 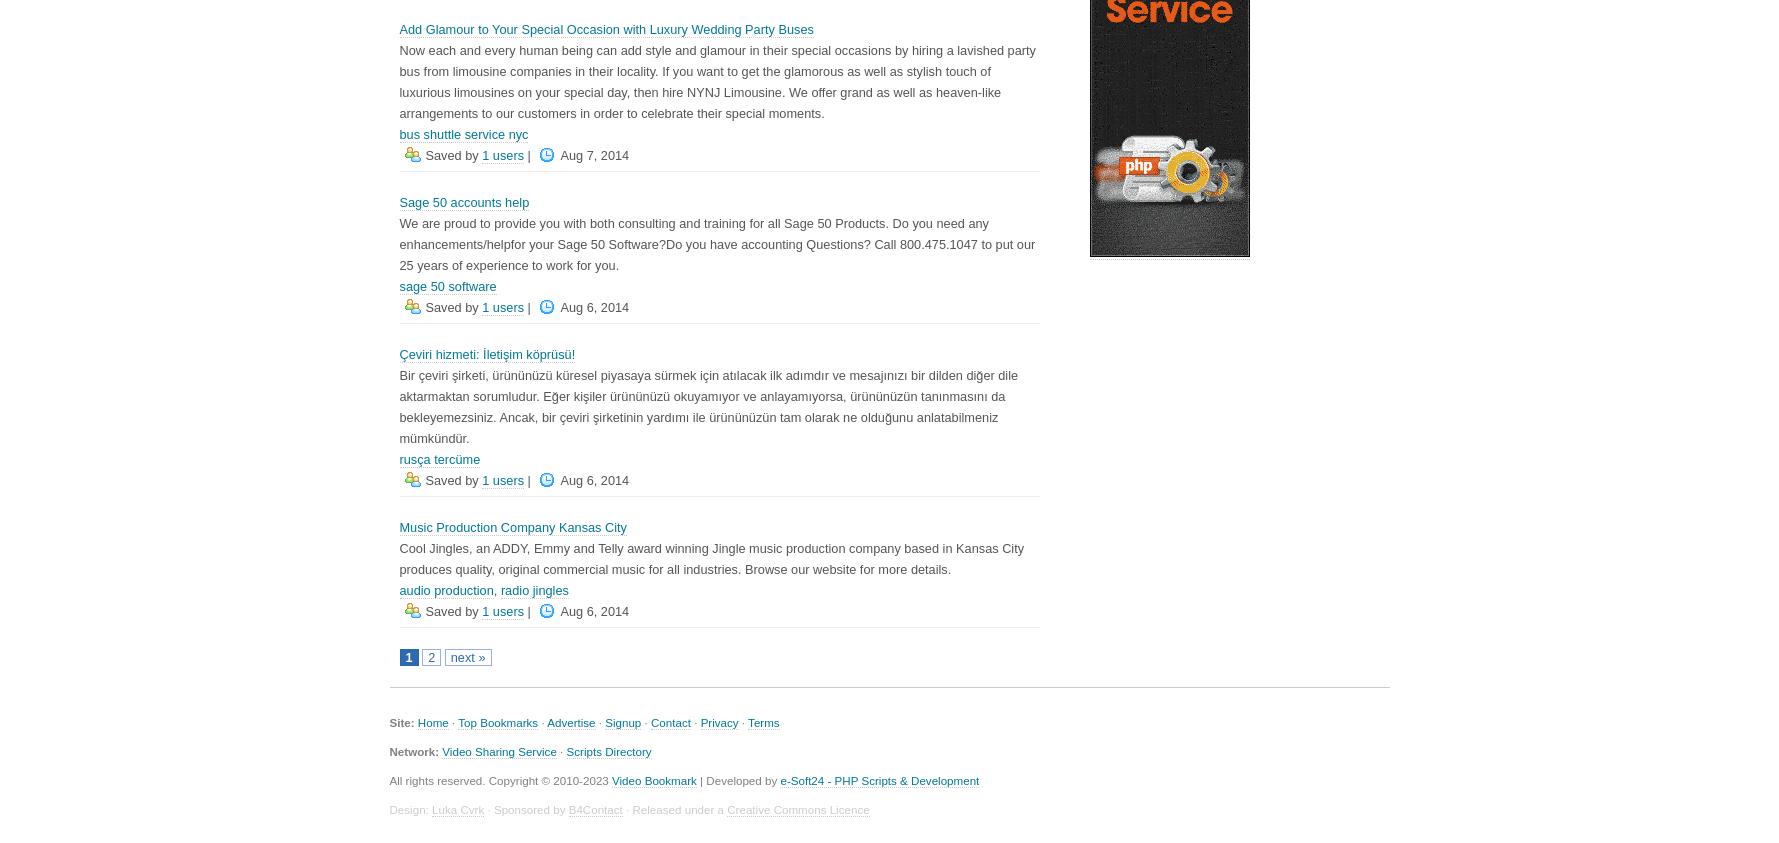 I want to click on 'Bir çeviri şirketi, ürününüzü küresel piyasaya sürmek için atılacak ilk adımdır ve mesajınızı bir dilden diğer dile aktarmaktan sorumludur. Eğer kişiler ürününüzü okuyamıyor ve anlayamıyorsa, ürününüzün tanınmasını da bekleyemezsiniz. Ancak, bir çeviri şirketinin yardımı ile ürününüzün tam olarak ne olduğunu anlatabilmeniz mümkündür.', so click(x=708, y=404).